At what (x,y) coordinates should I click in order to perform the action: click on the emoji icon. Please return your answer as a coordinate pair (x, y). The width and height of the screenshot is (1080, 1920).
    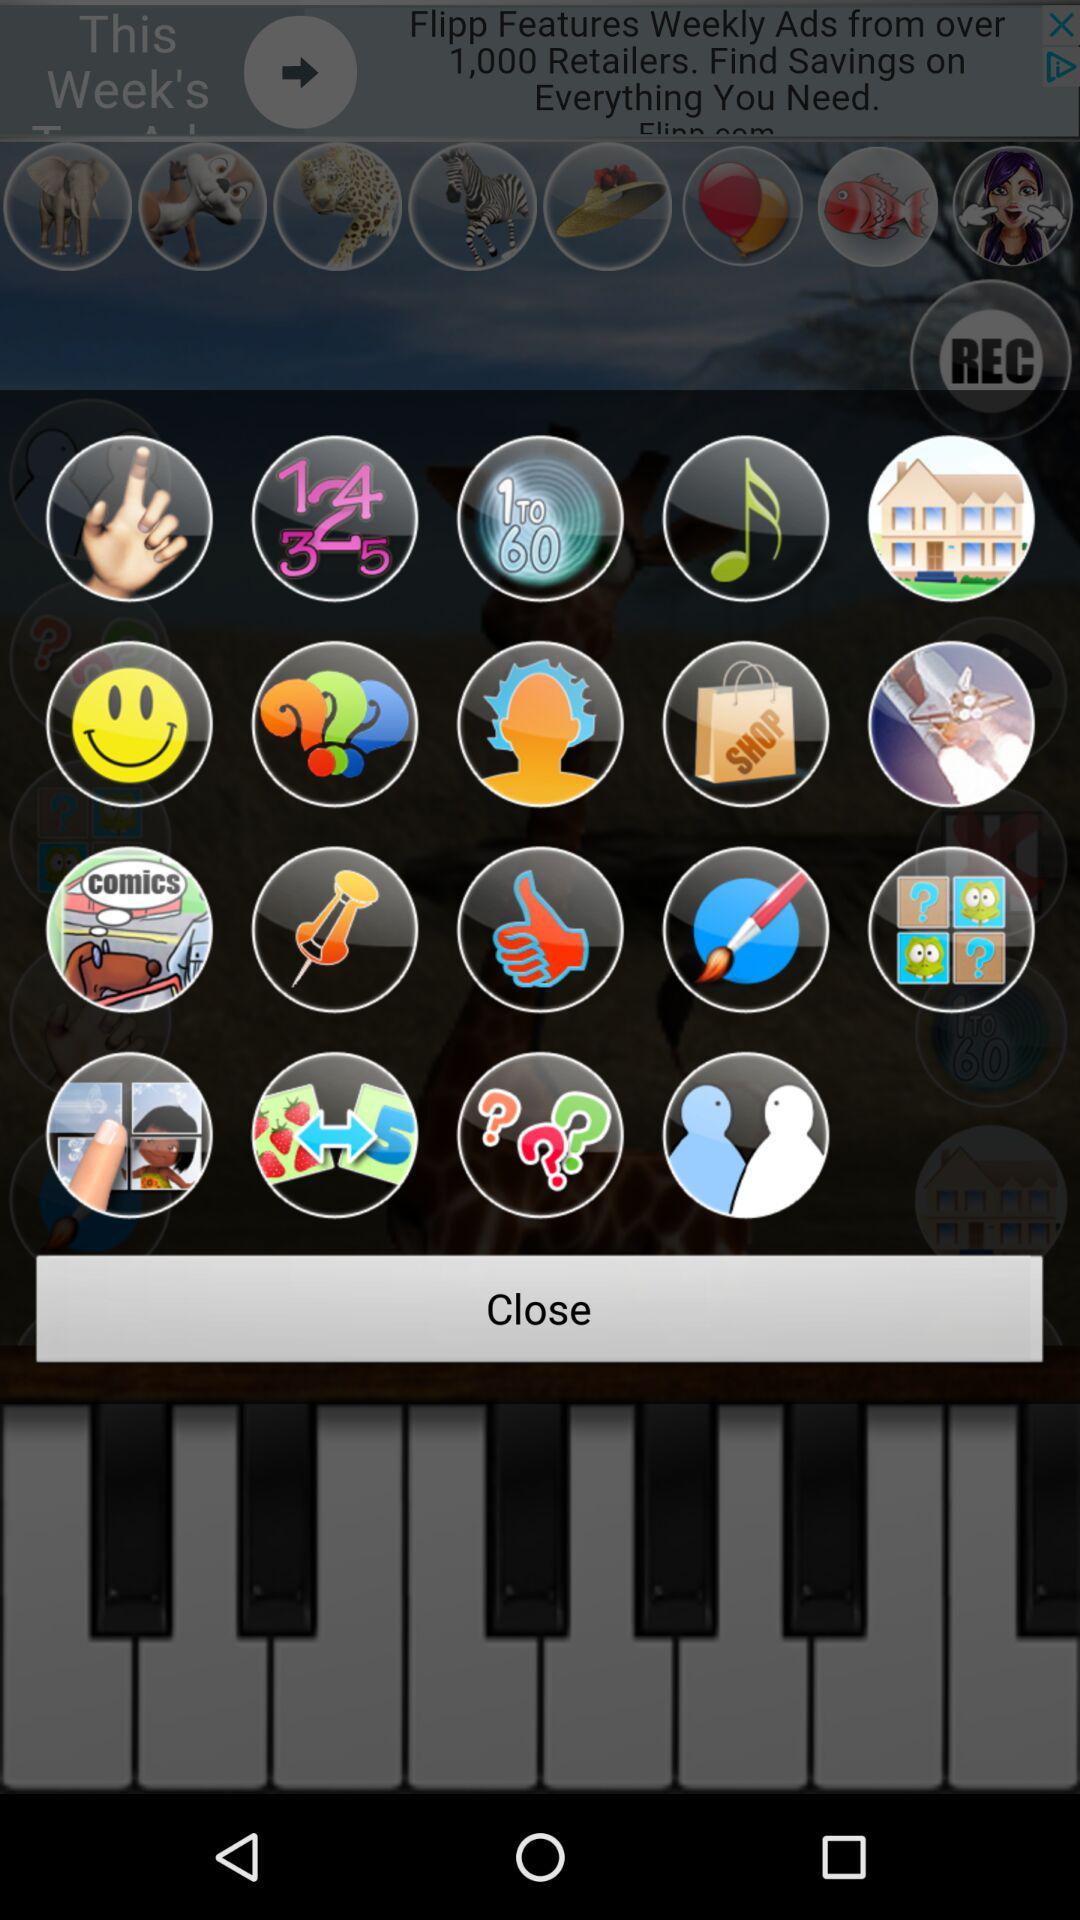
    Looking at the image, I should click on (128, 774).